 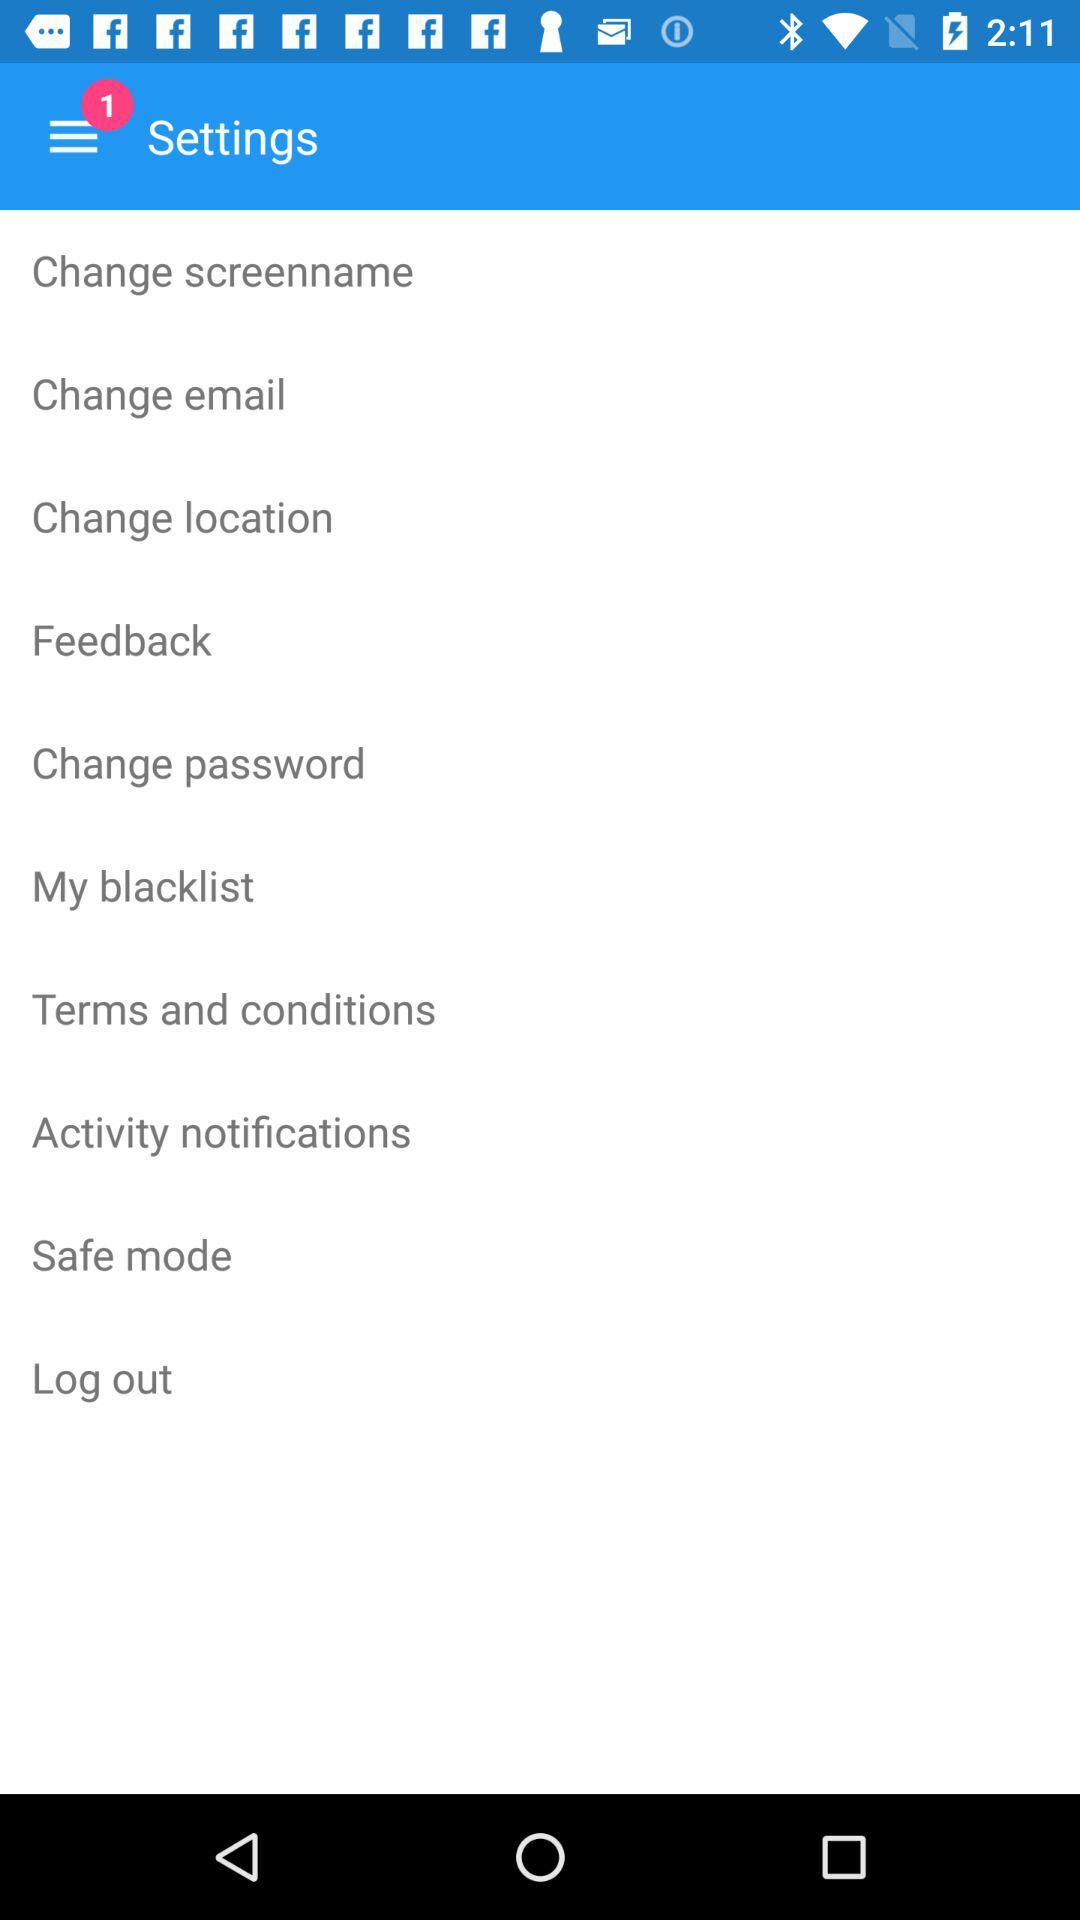 I want to click on the icon above terms and conditions item, so click(x=540, y=883).